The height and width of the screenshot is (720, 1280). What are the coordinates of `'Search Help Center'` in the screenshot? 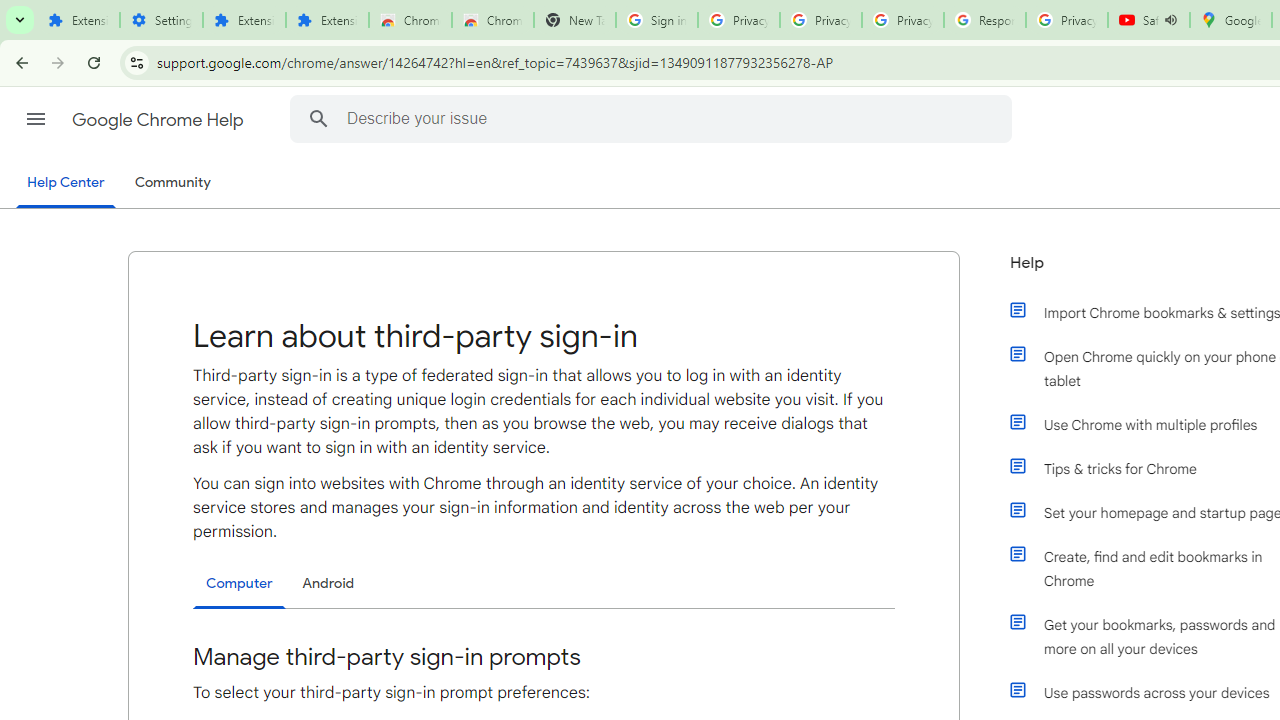 It's located at (317, 118).